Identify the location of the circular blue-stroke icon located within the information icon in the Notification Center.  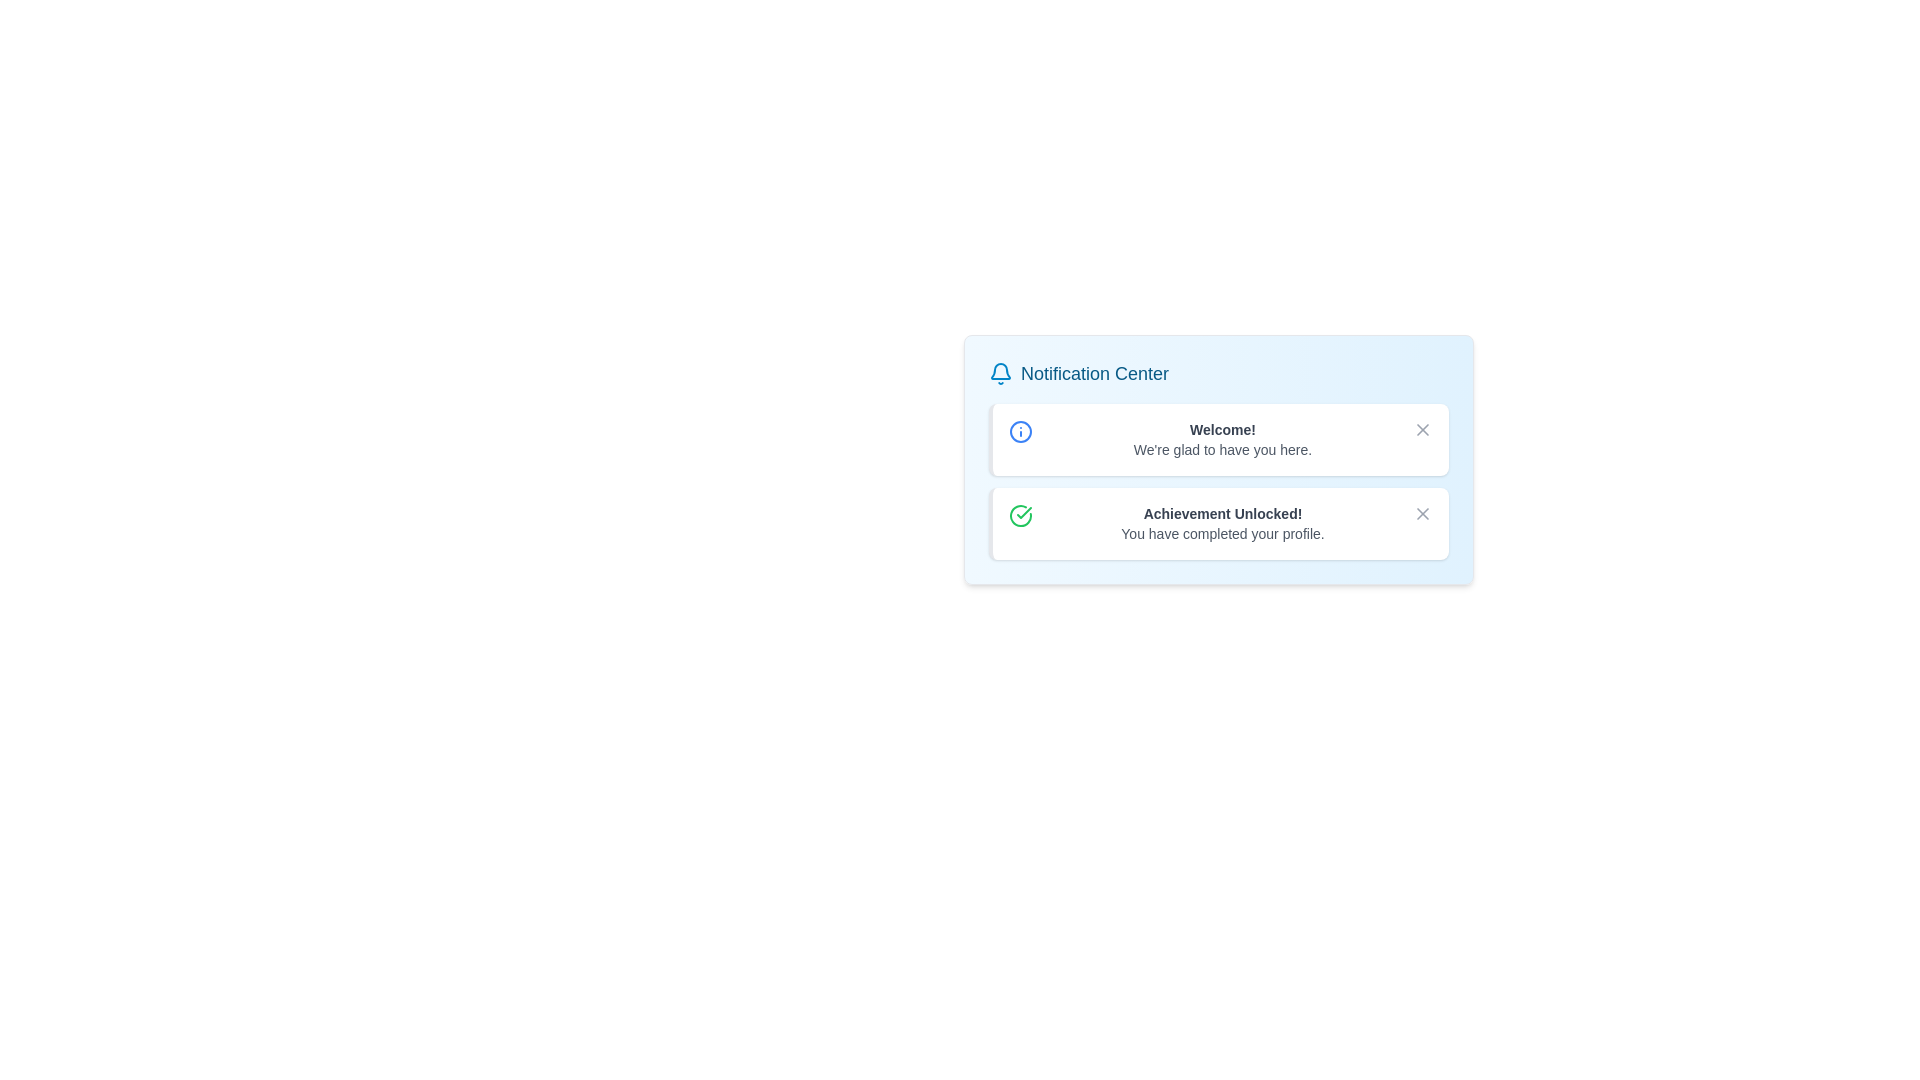
(1021, 431).